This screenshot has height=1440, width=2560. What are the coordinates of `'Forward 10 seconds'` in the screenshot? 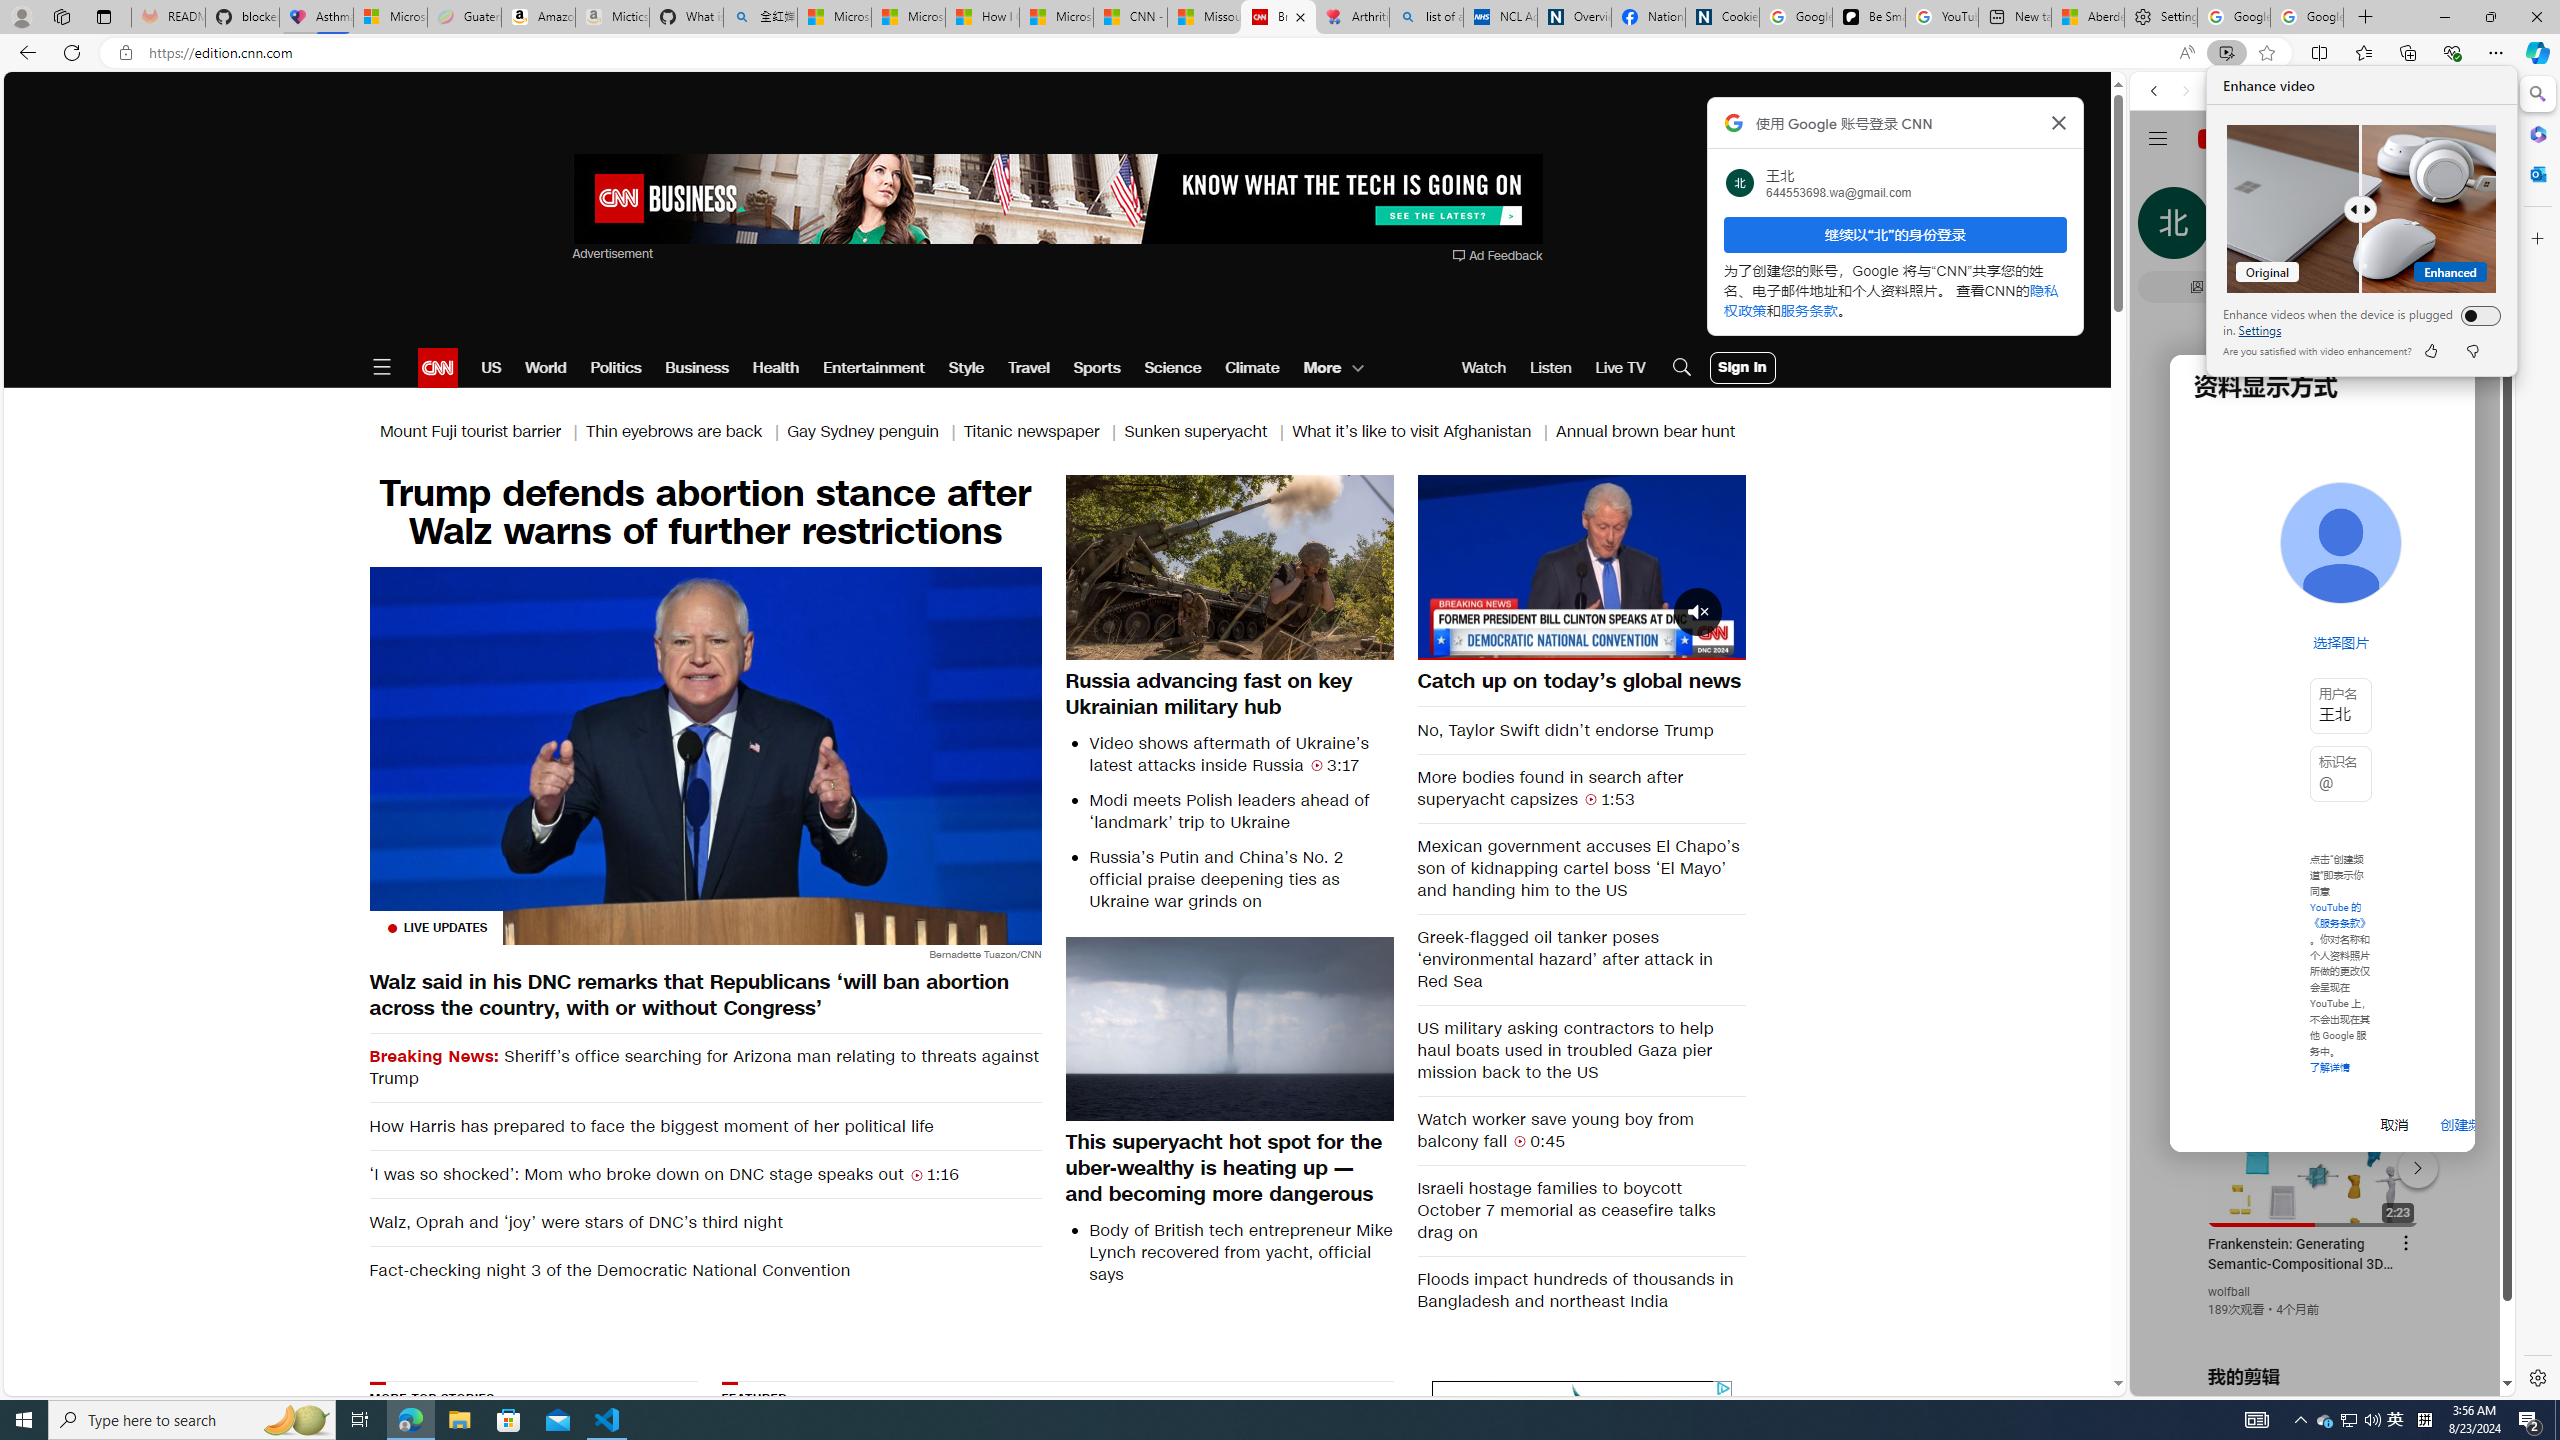 It's located at (1639, 566).